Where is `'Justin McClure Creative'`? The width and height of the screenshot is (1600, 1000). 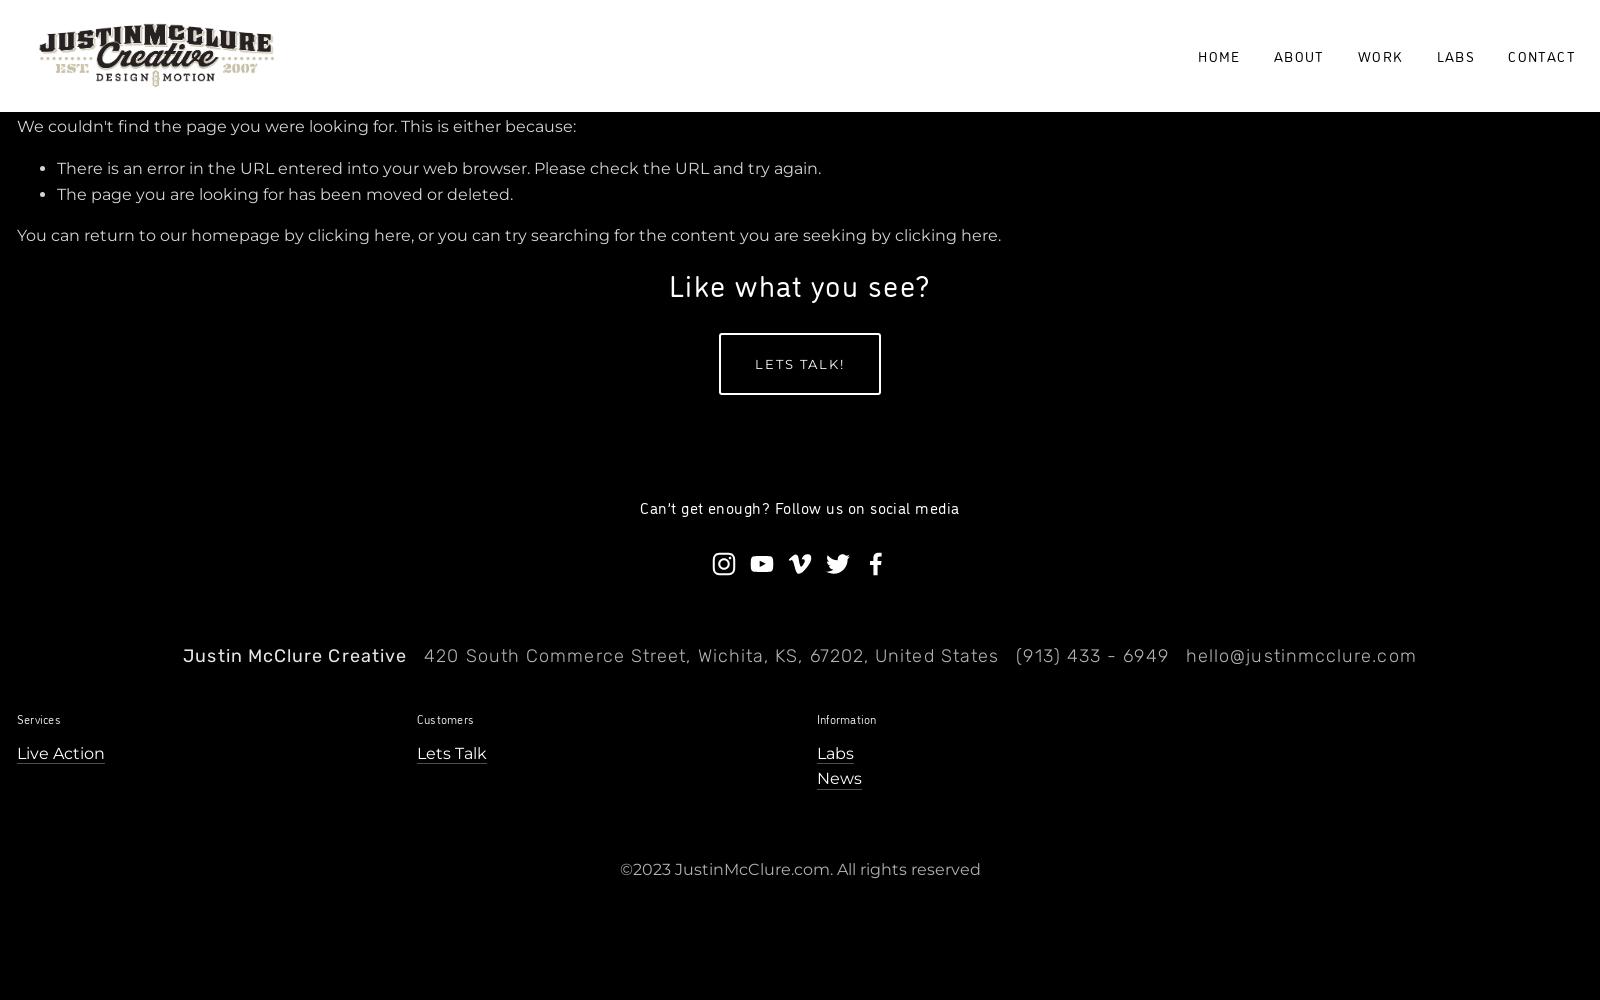 'Justin McClure Creative' is located at coordinates (295, 656).